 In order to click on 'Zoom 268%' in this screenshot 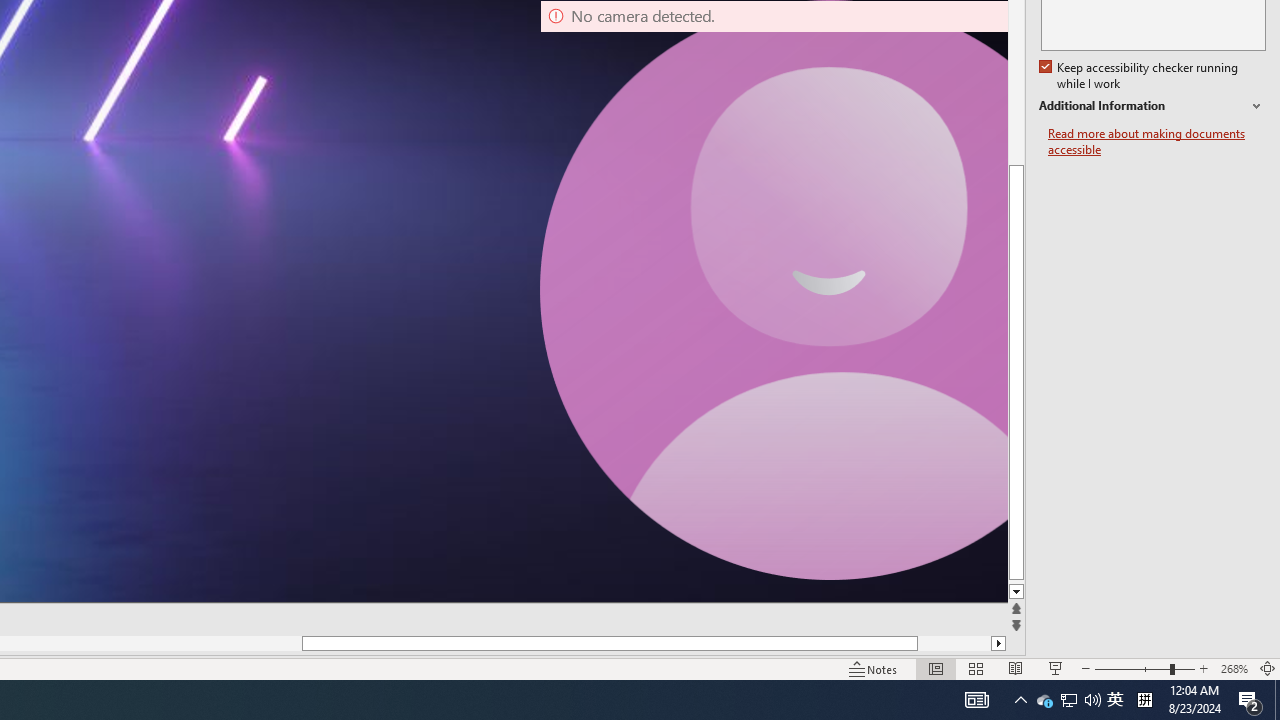, I will do `click(1233, 669)`.